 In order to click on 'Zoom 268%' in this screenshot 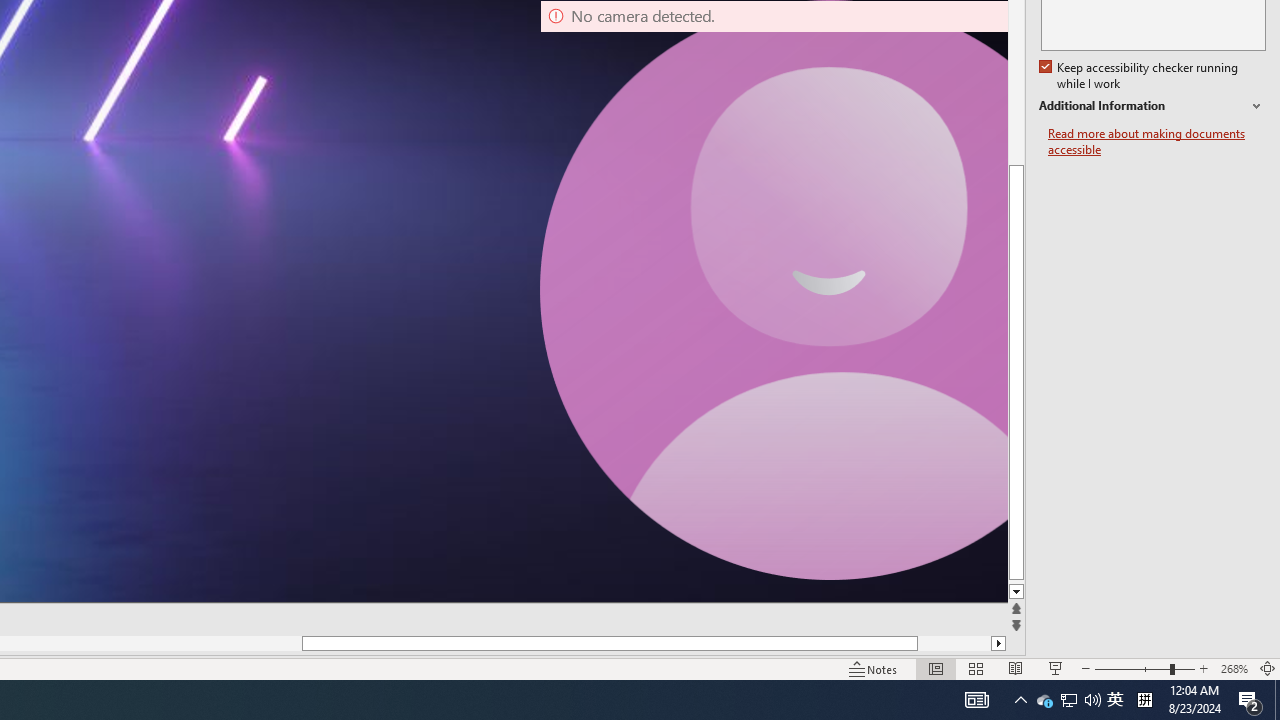, I will do `click(1233, 669)`.